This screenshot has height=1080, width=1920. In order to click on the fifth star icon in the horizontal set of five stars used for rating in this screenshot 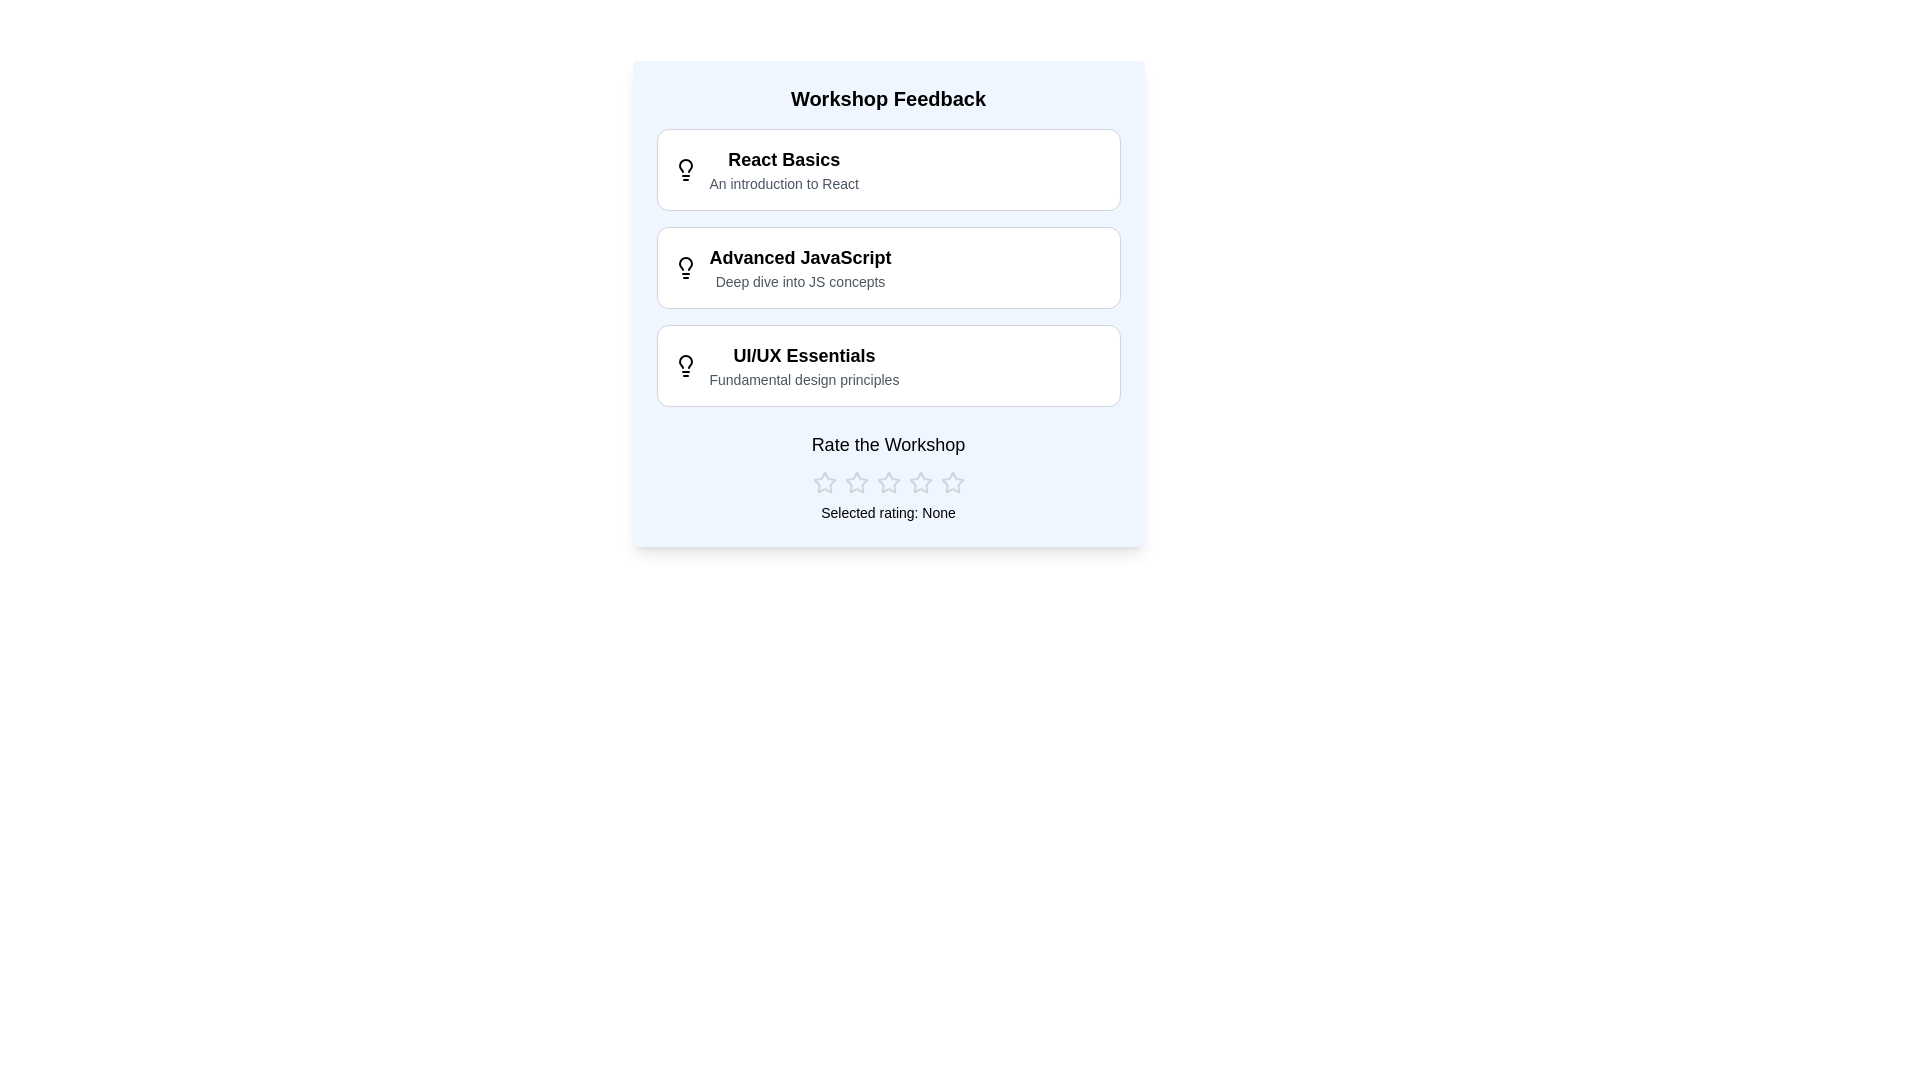, I will do `click(951, 482)`.